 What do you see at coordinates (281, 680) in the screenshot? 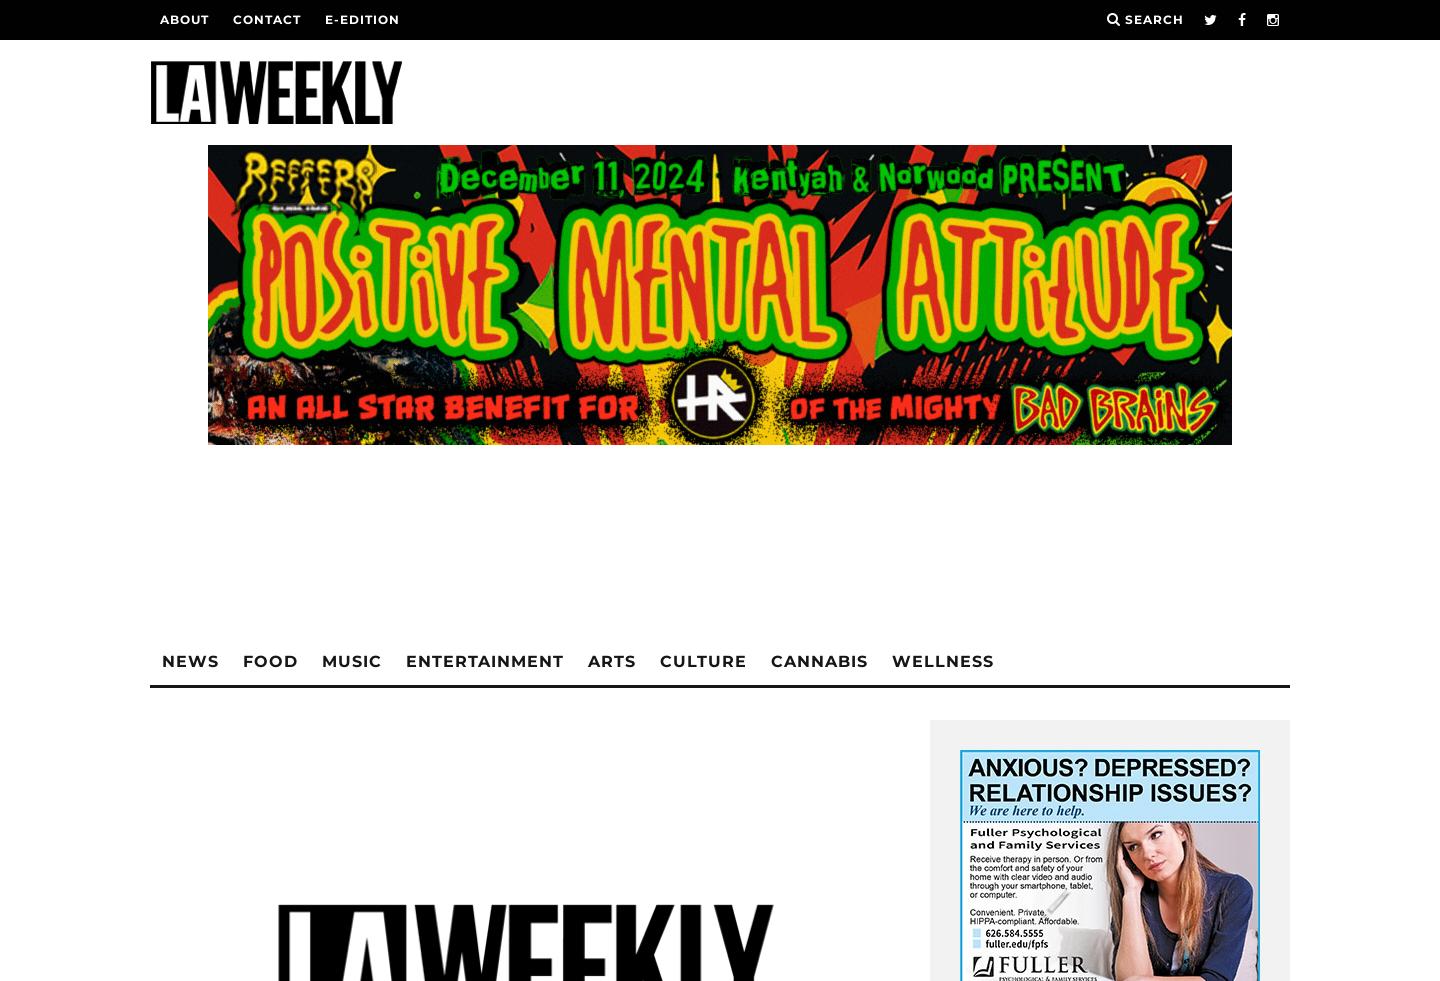
I see `'From Sexyy Red to Green Day — the New LA Weekly Playlist is Live'` at bounding box center [281, 680].